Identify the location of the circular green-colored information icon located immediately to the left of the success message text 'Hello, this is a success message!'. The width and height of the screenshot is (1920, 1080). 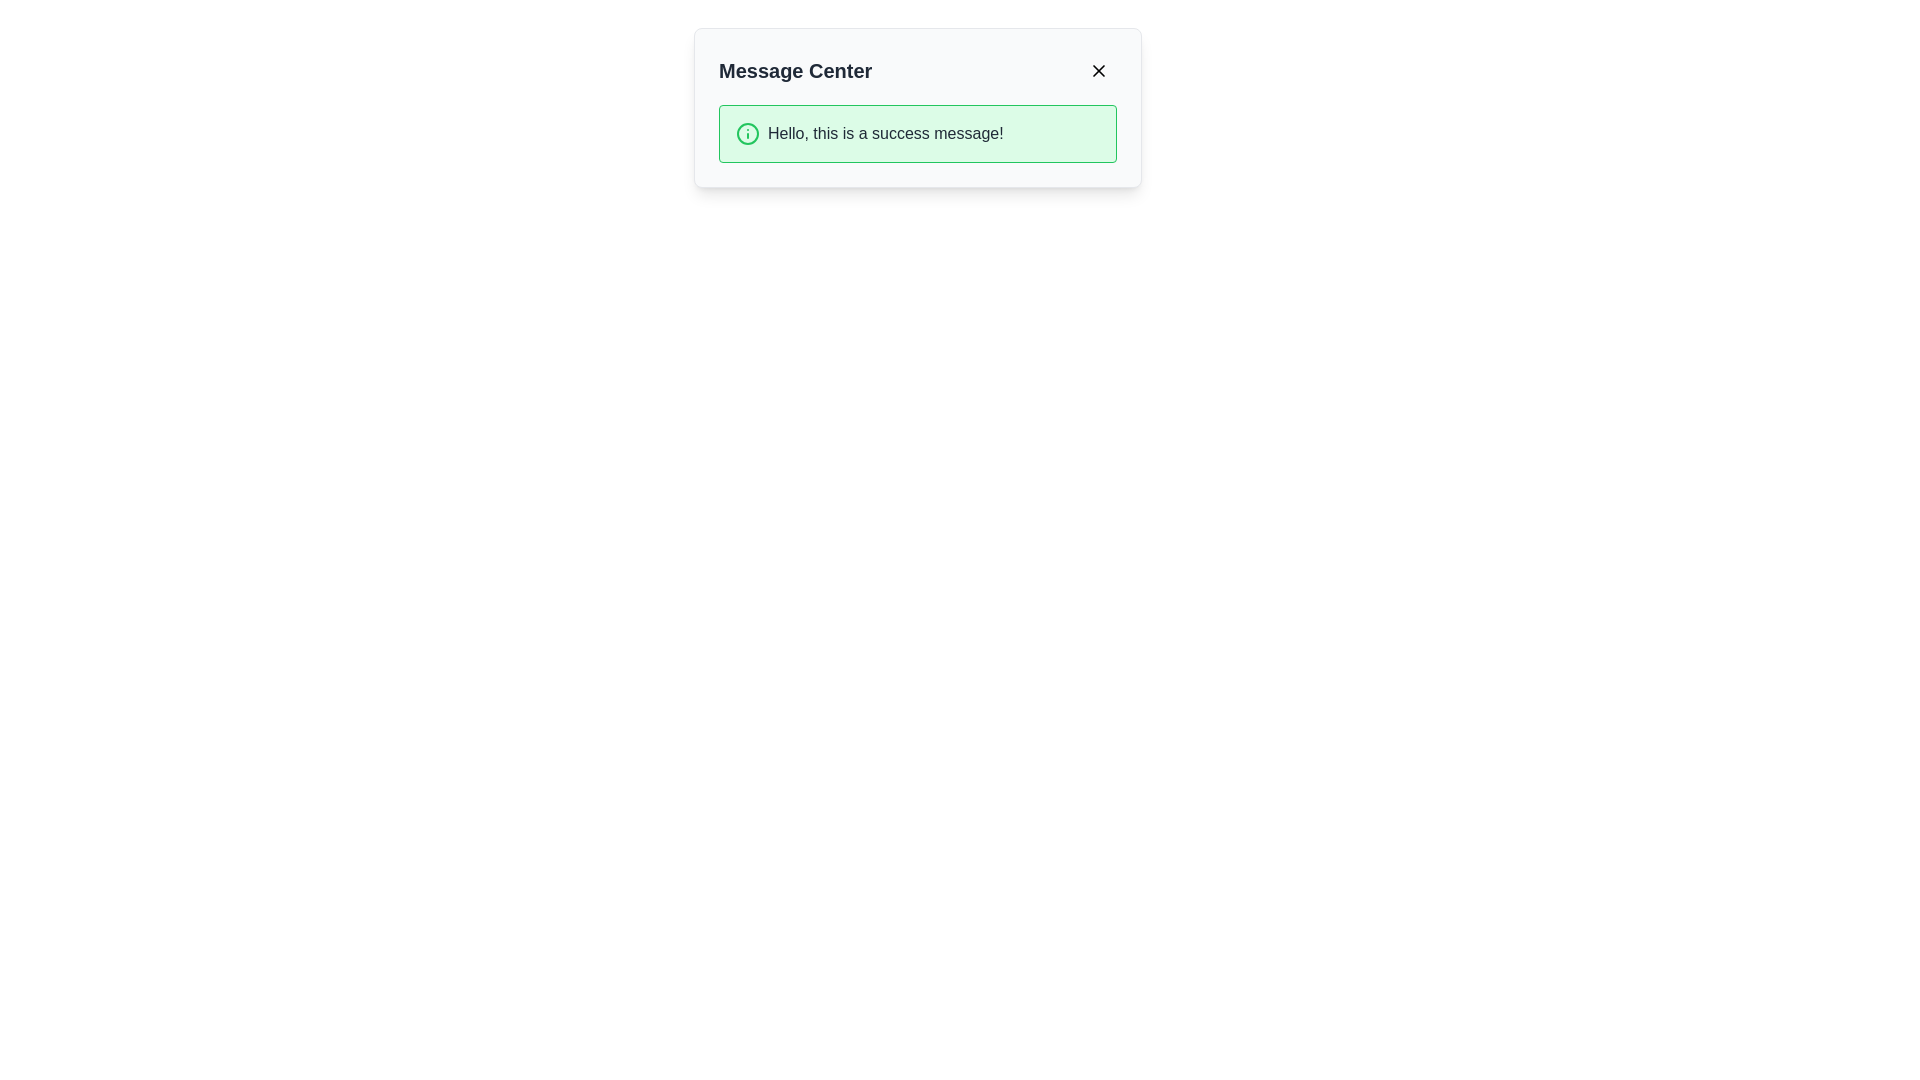
(747, 134).